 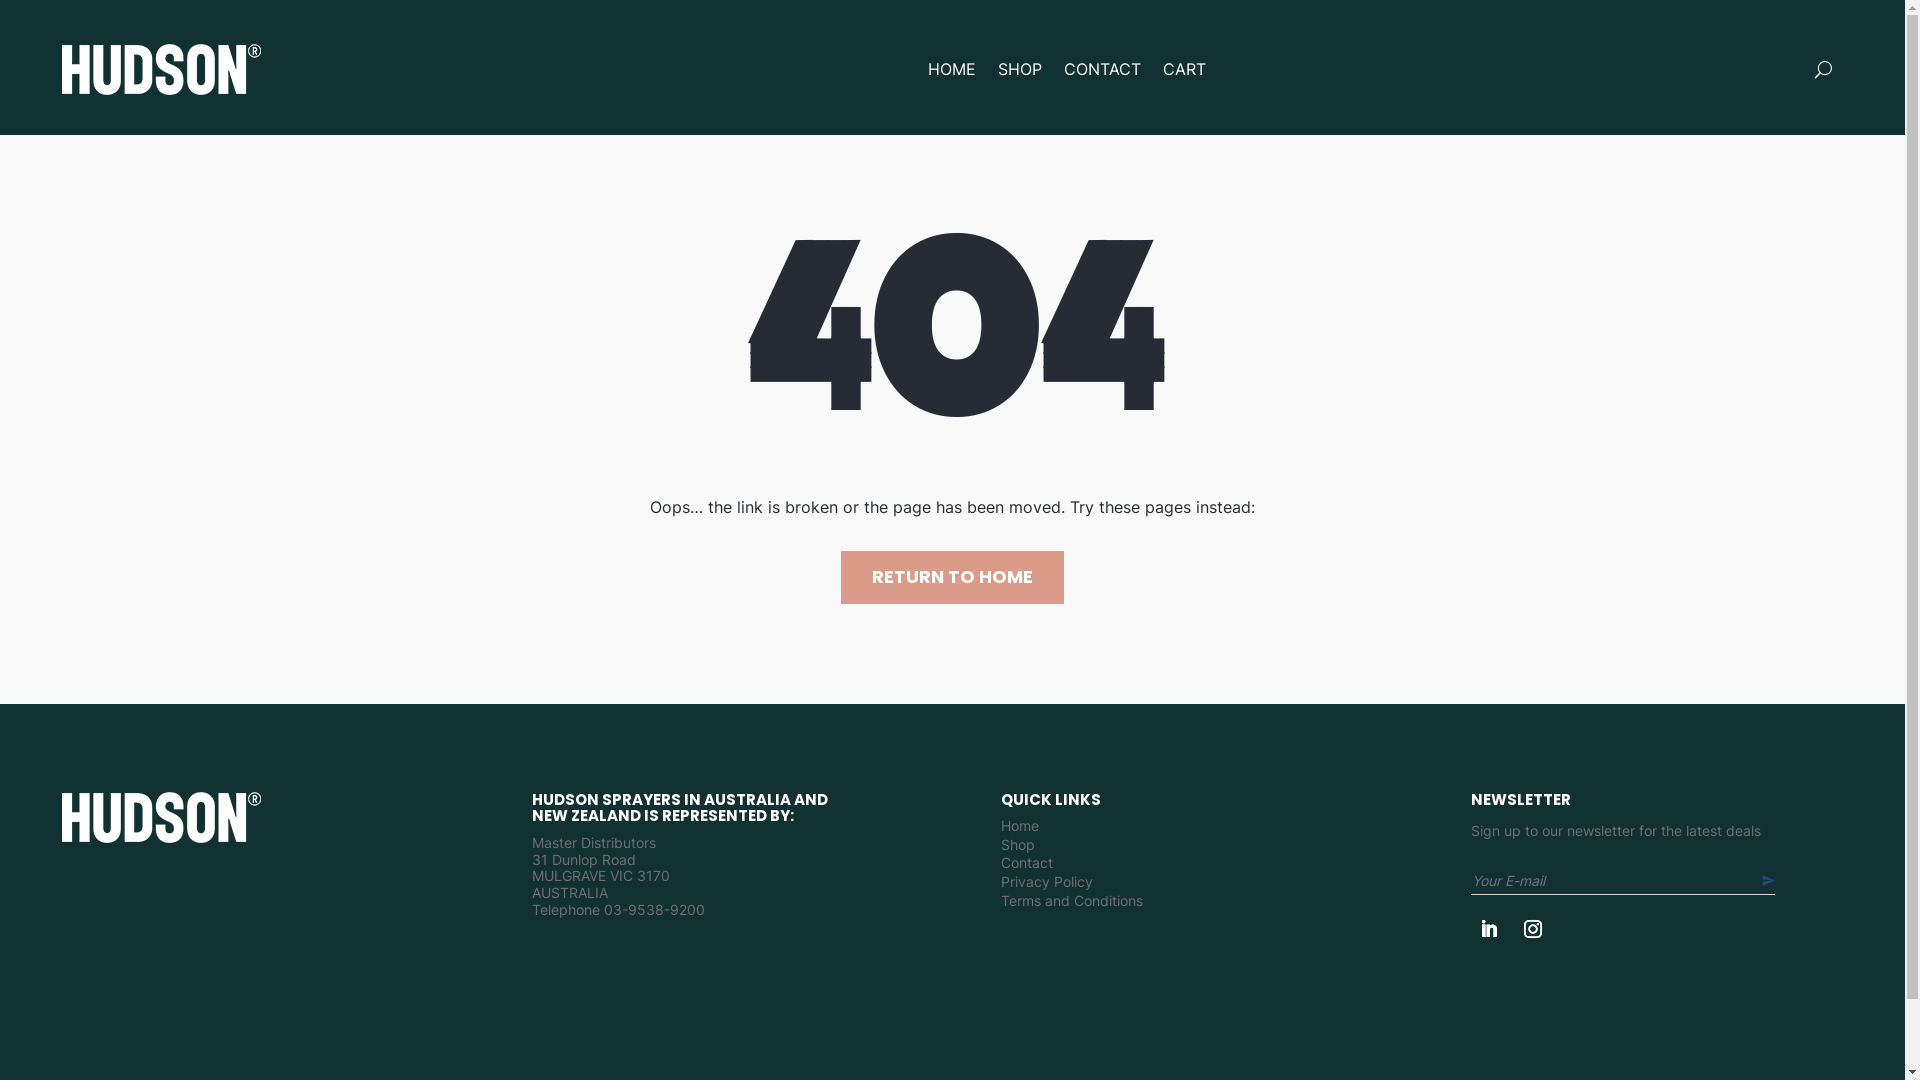 I want to click on 'Terms and Conditions', so click(x=1001, y=905).